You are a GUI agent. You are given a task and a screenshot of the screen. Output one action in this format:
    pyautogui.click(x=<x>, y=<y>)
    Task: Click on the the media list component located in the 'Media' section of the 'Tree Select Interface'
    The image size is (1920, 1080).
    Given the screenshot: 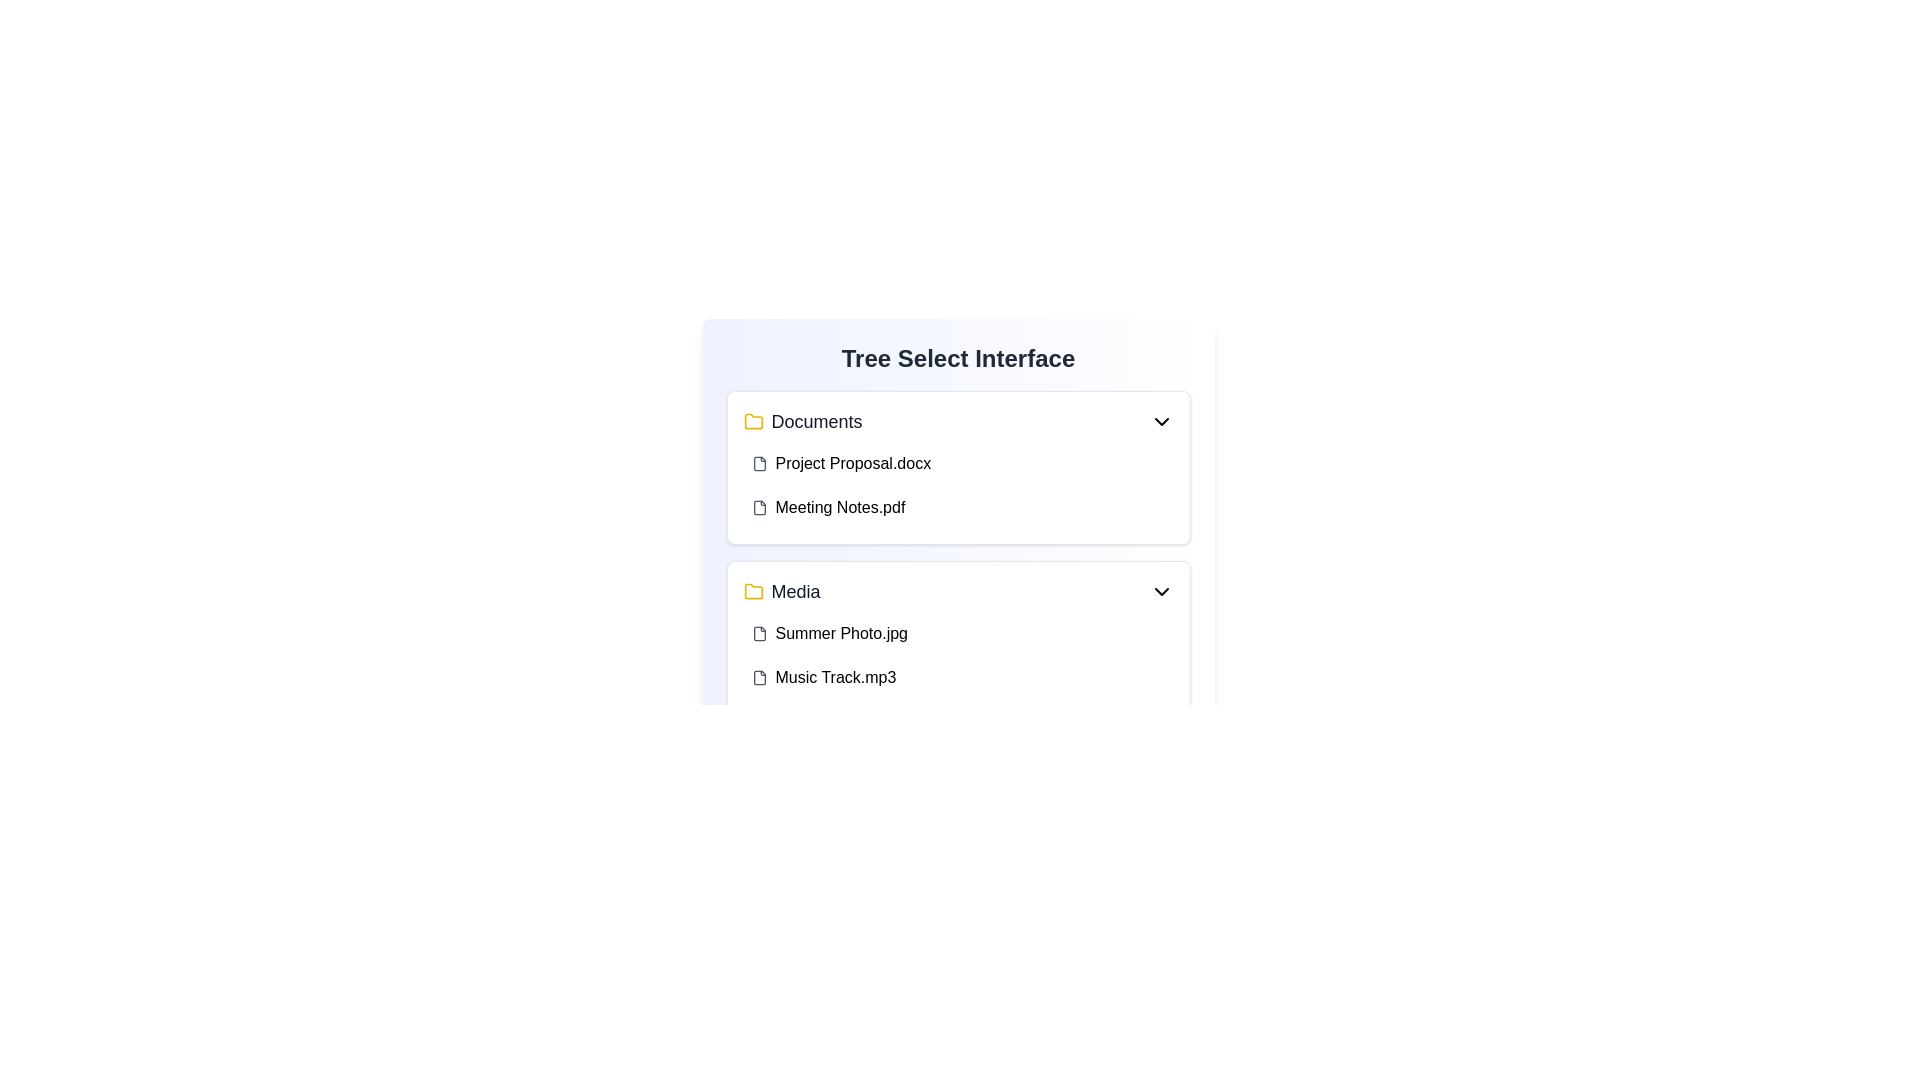 What is the action you would take?
    pyautogui.click(x=957, y=655)
    